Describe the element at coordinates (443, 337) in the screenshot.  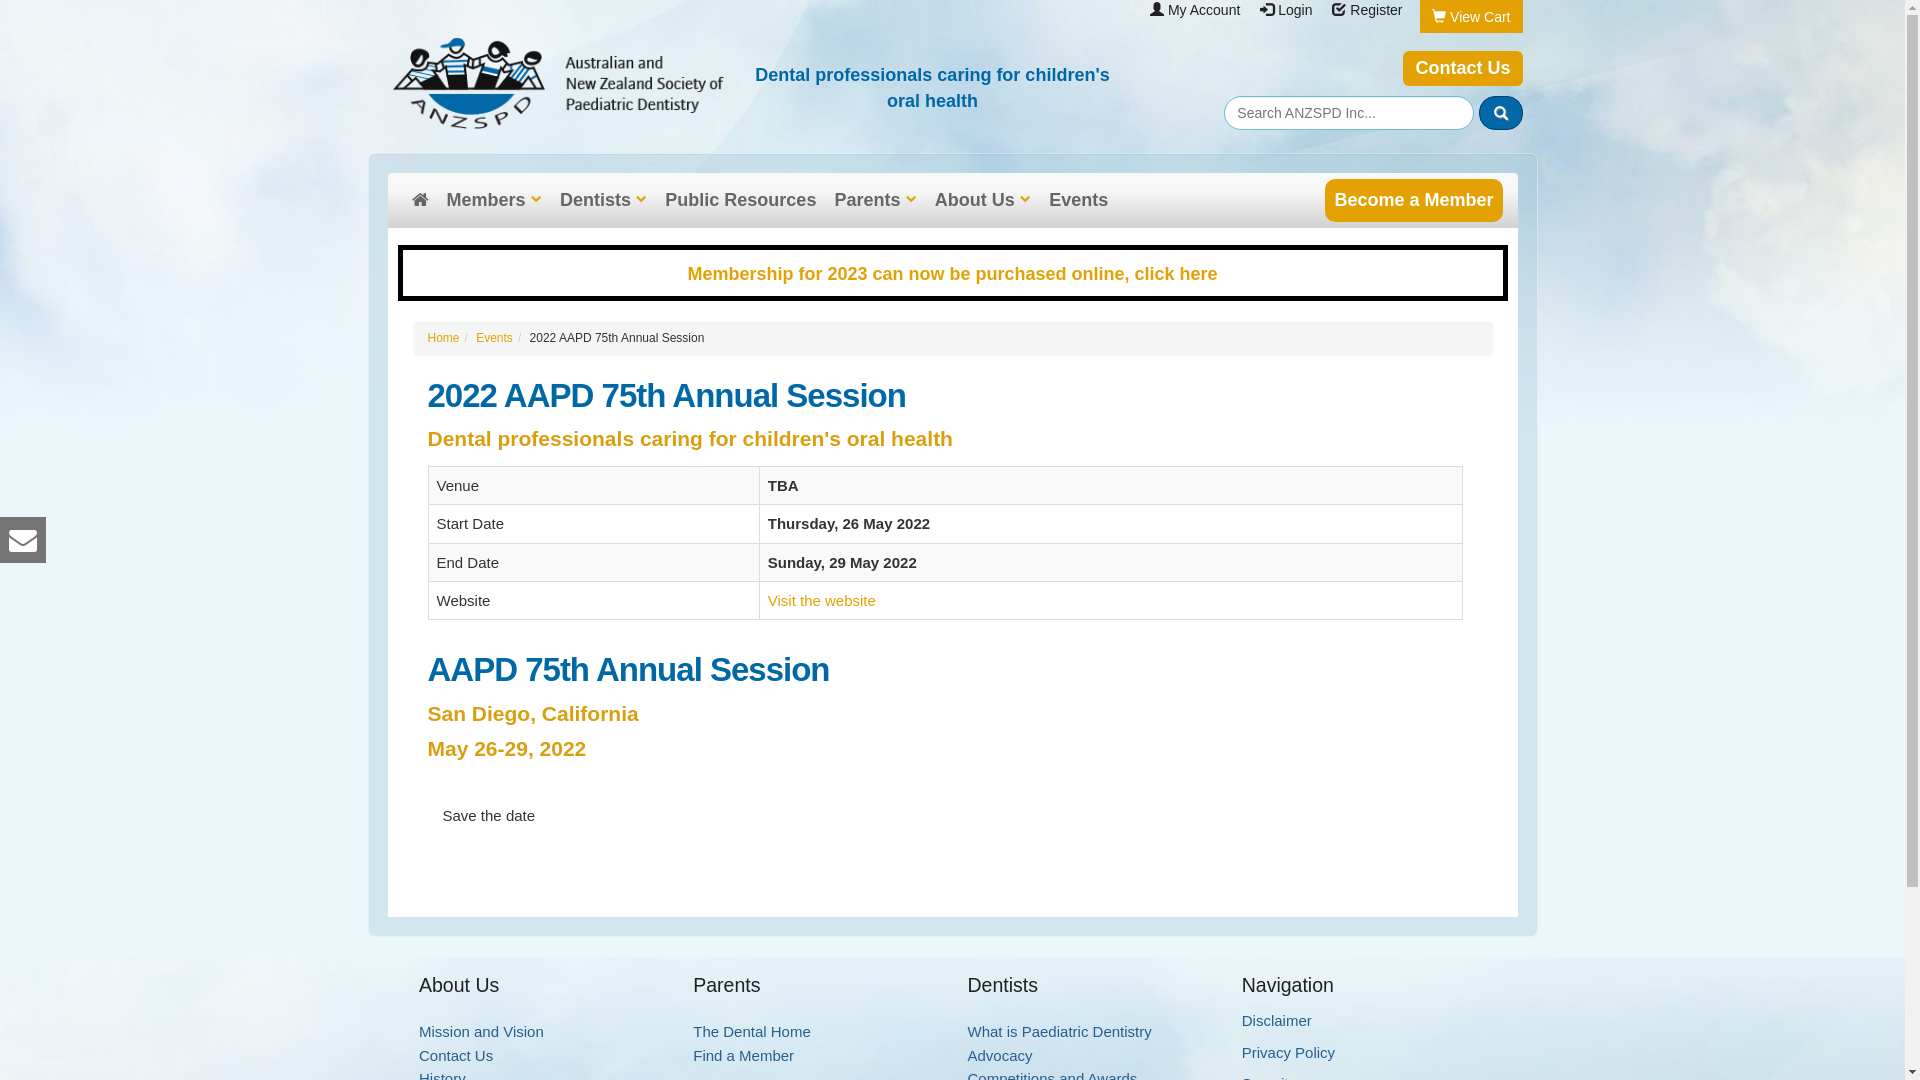
I see `'Home'` at that location.